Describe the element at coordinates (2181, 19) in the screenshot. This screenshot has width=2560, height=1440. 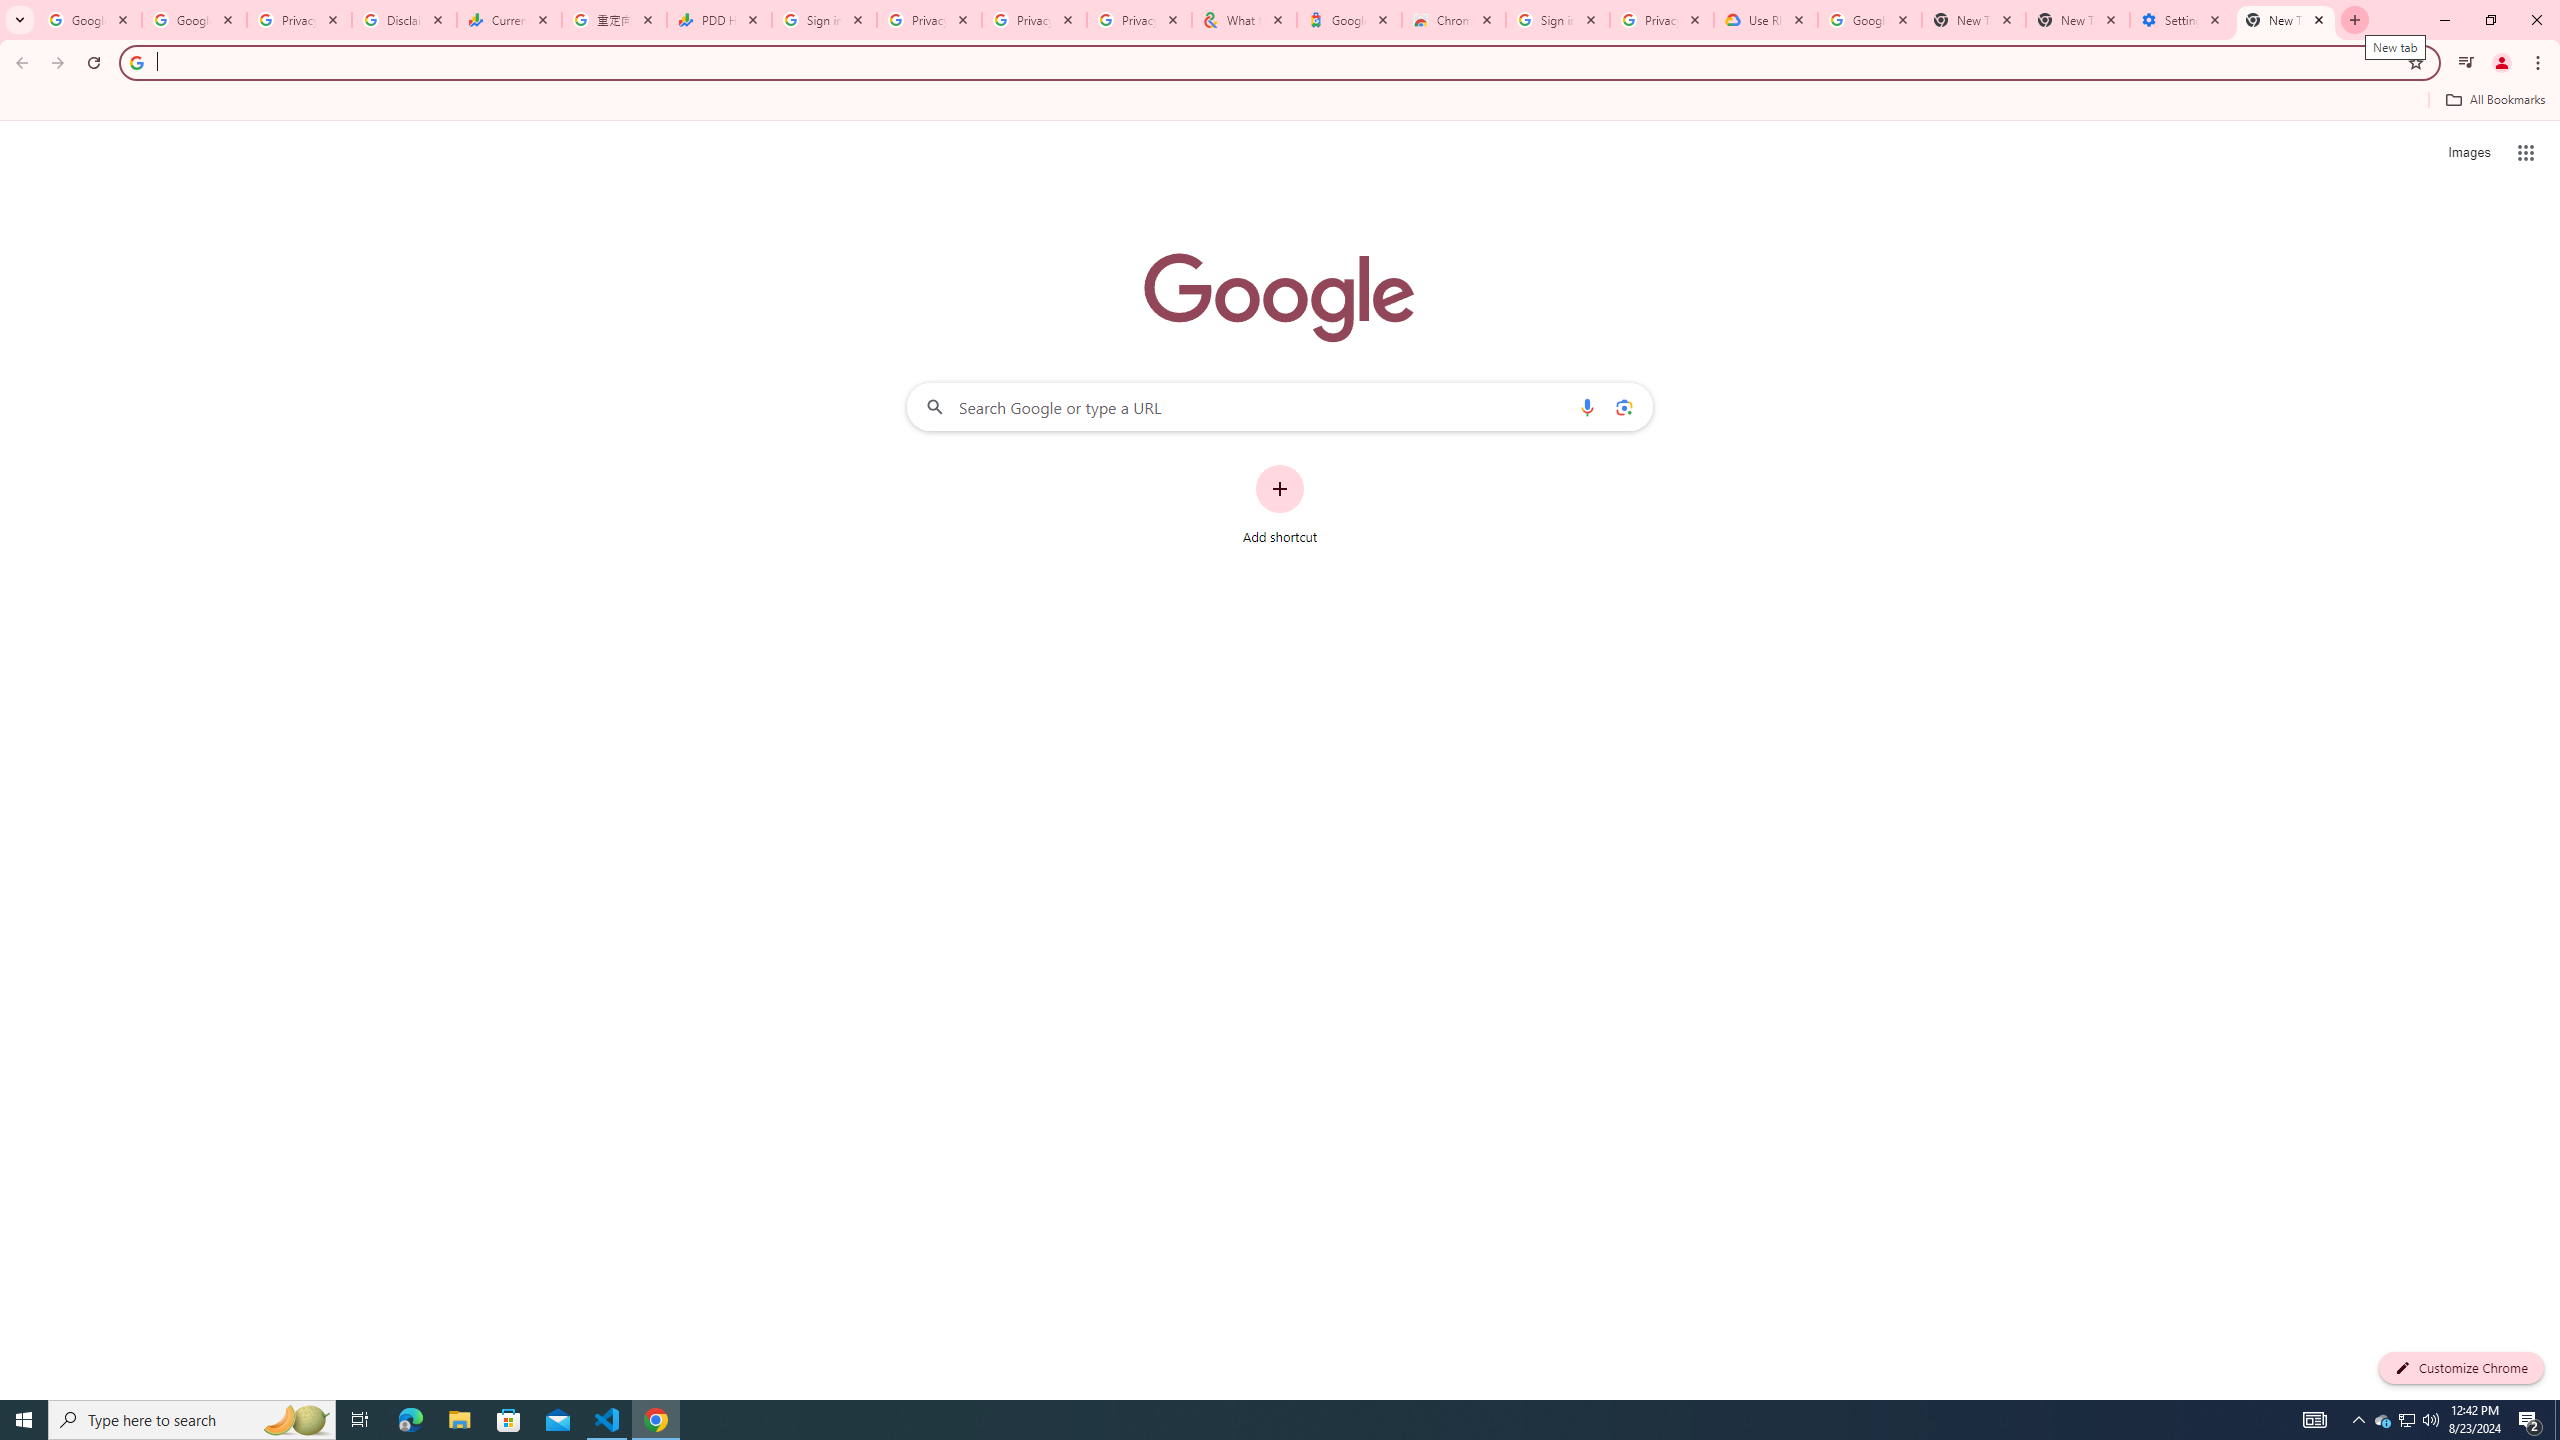
I see `'Settings - System'` at that location.